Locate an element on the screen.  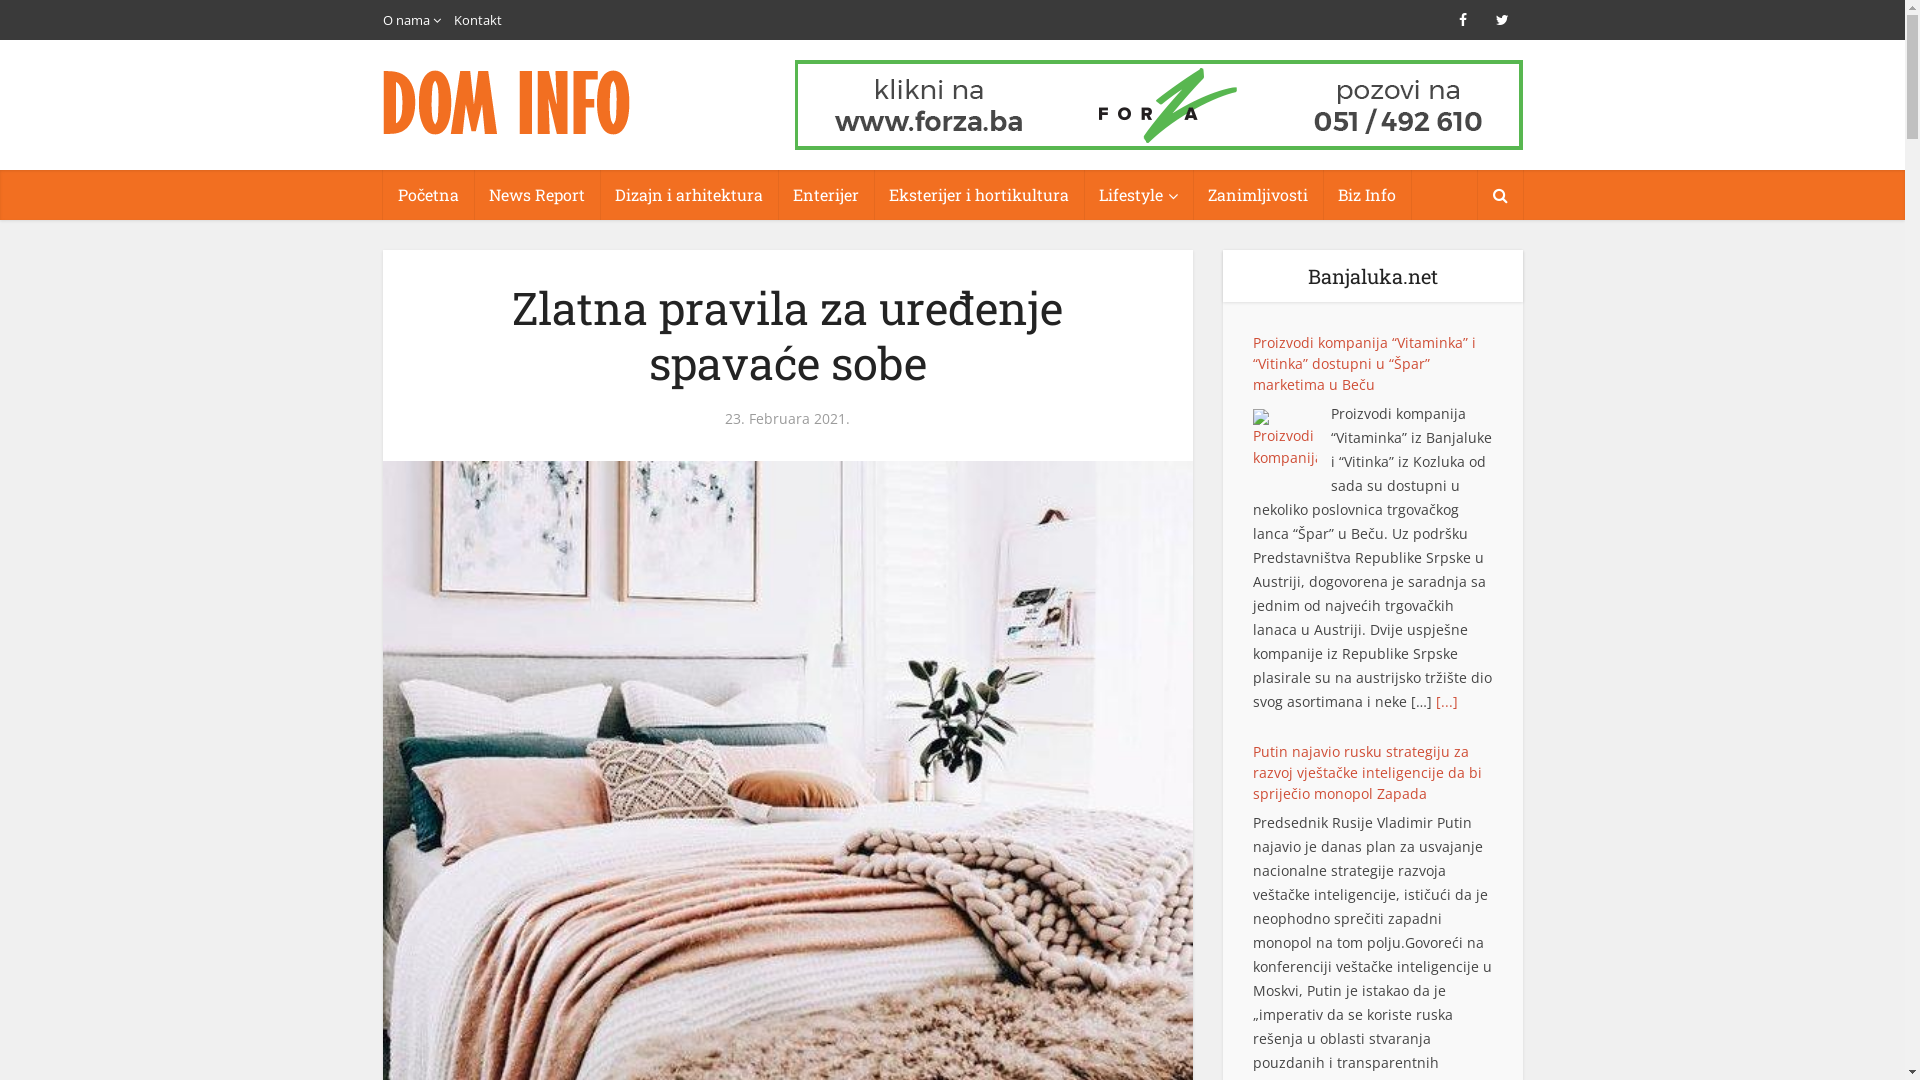
'[...]' is located at coordinates (1340, 632).